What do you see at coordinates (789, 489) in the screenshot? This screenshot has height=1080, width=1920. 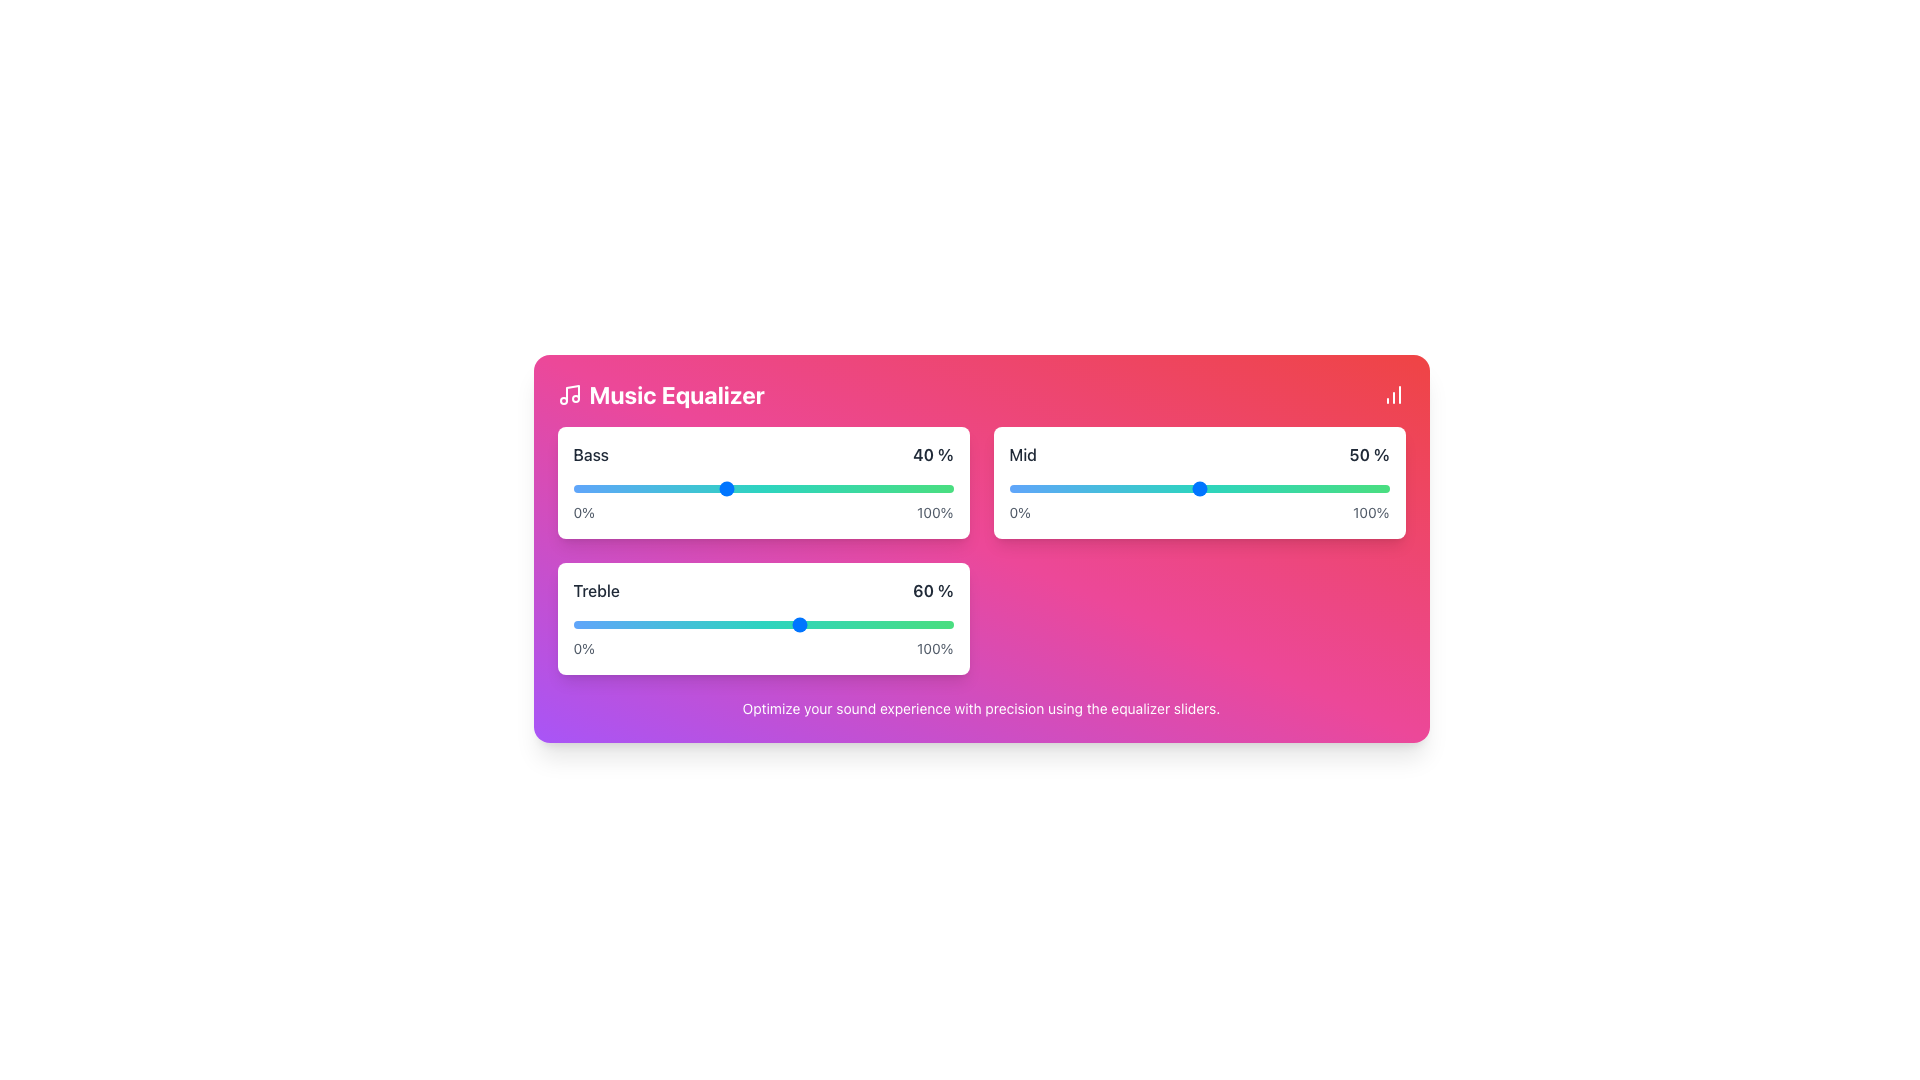 I see `the bass level` at bounding box center [789, 489].